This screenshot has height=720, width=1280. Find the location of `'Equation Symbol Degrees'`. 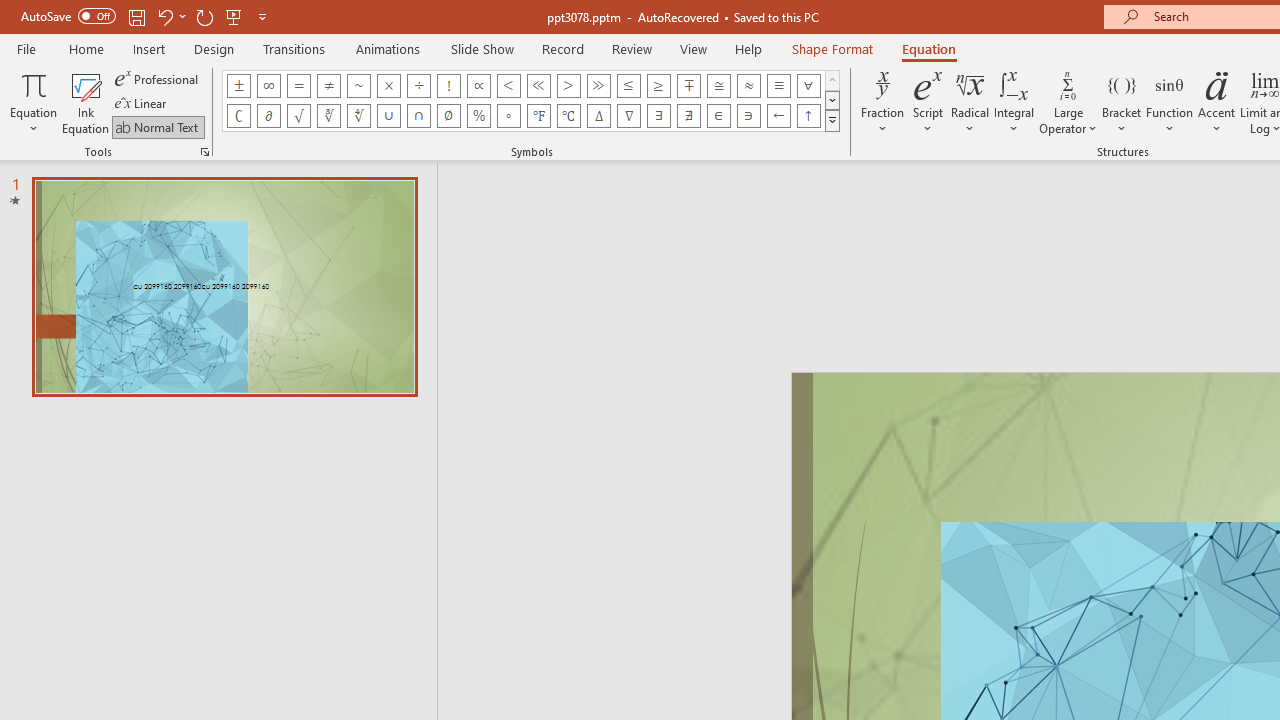

'Equation Symbol Degrees' is located at coordinates (508, 115).